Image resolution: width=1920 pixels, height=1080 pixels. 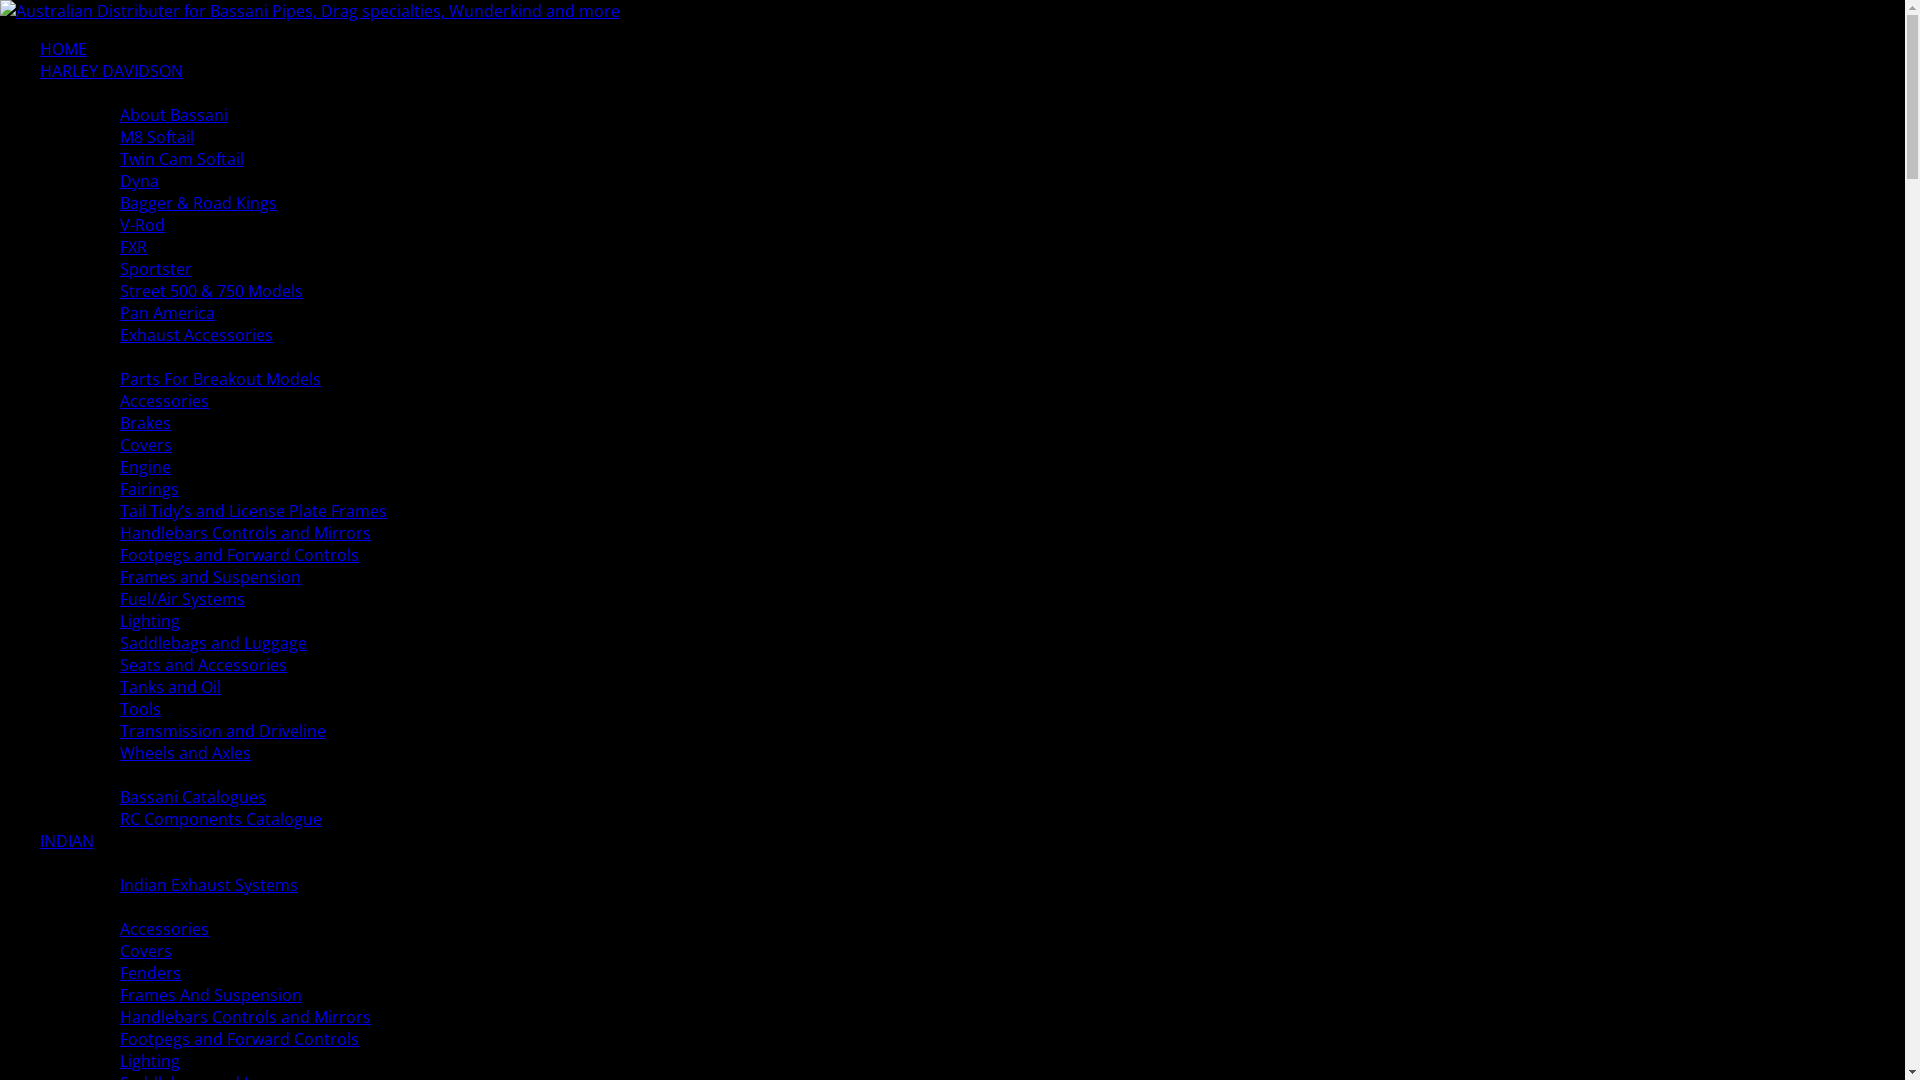 What do you see at coordinates (141, 224) in the screenshot?
I see `'V-Rod'` at bounding box center [141, 224].